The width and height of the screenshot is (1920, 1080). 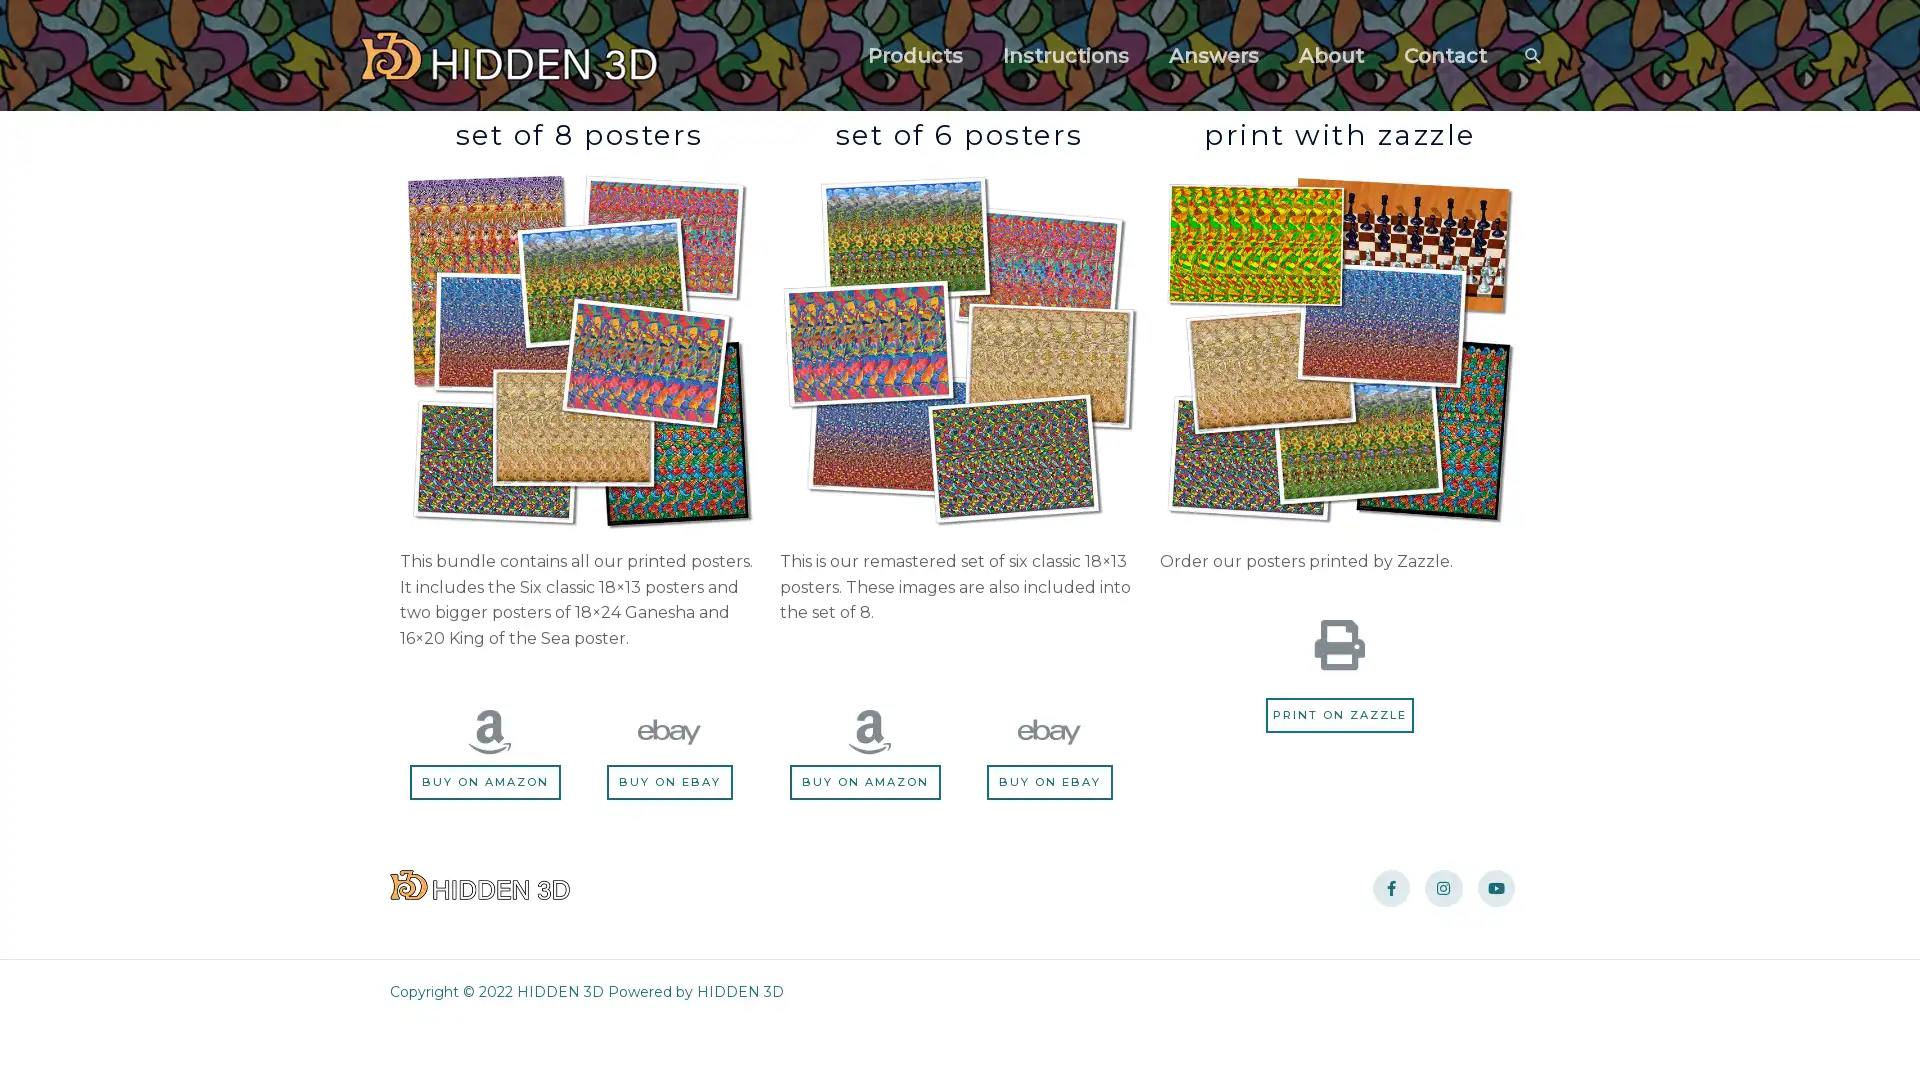 I want to click on BUY ON EBAY, so click(x=669, y=781).